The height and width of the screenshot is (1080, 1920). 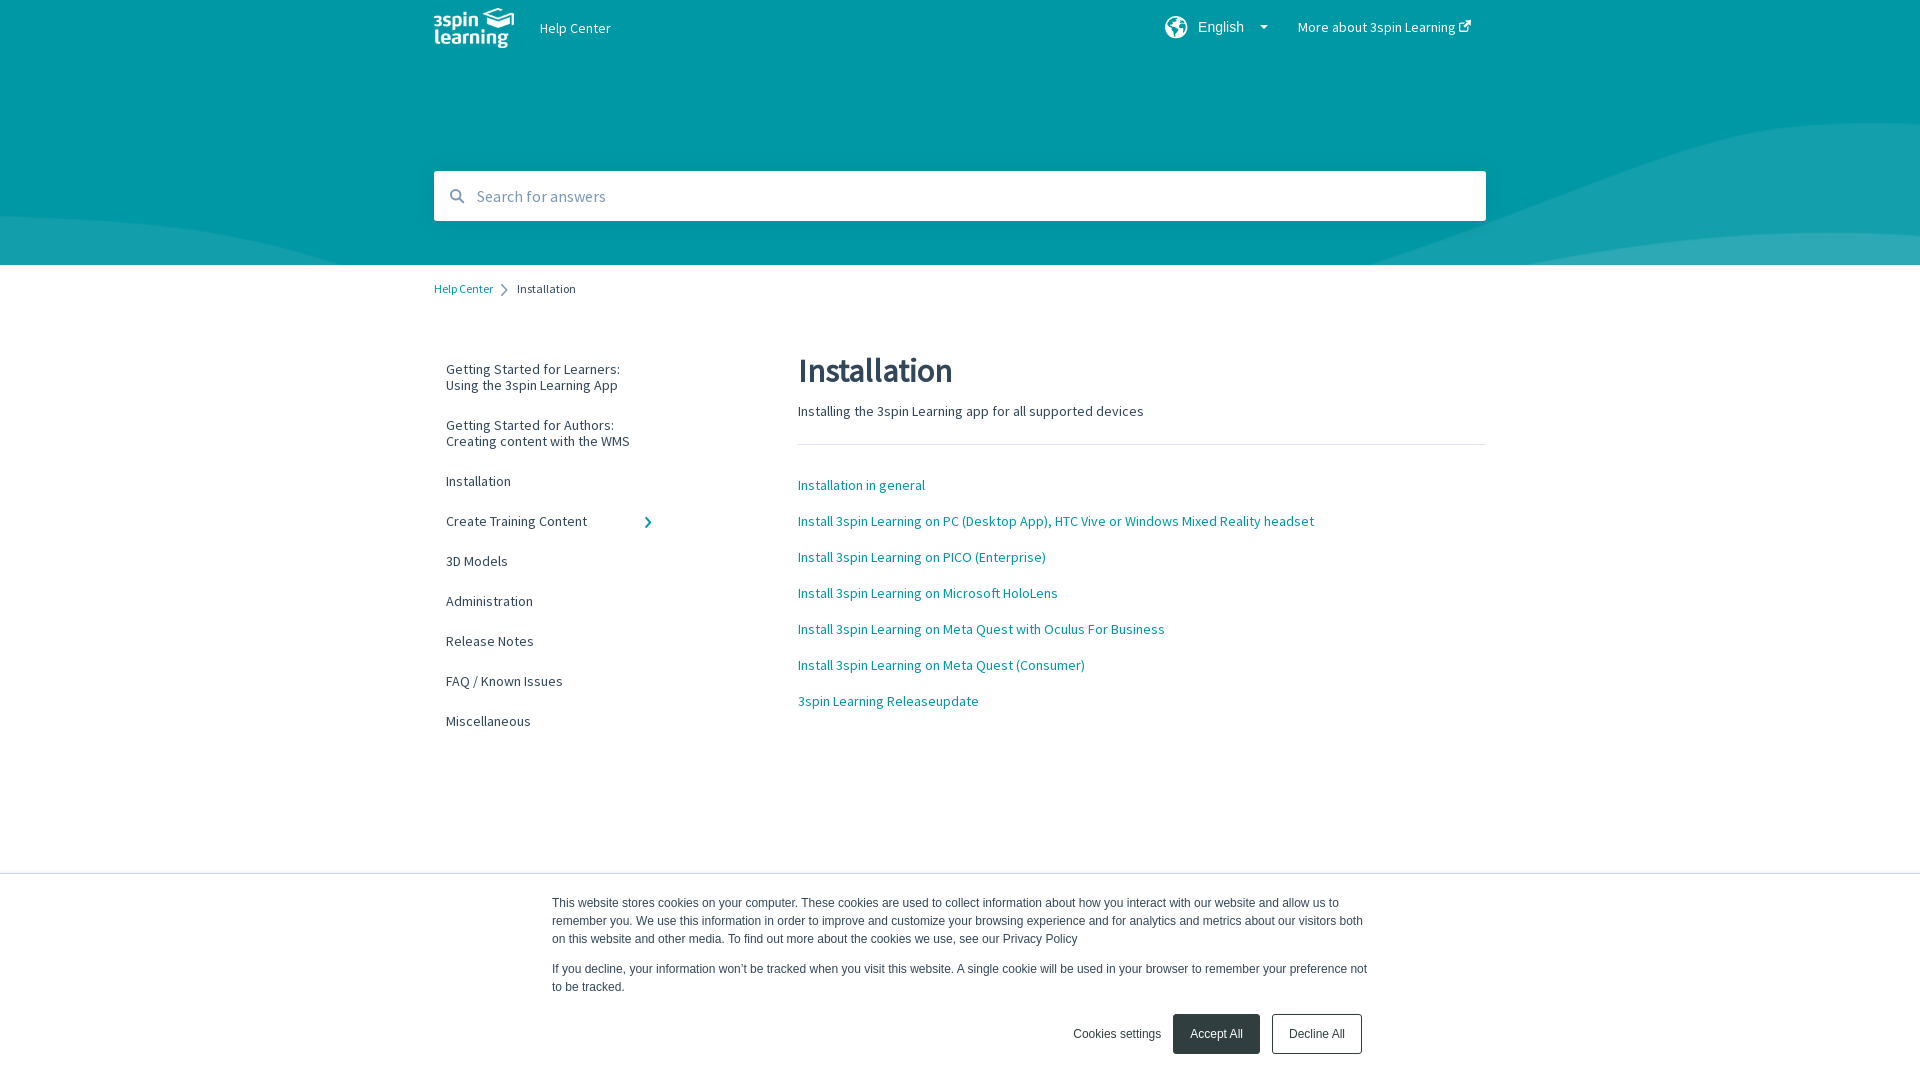 What do you see at coordinates (462, 289) in the screenshot?
I see `'Help Center'` at bounding box center [462, 289].